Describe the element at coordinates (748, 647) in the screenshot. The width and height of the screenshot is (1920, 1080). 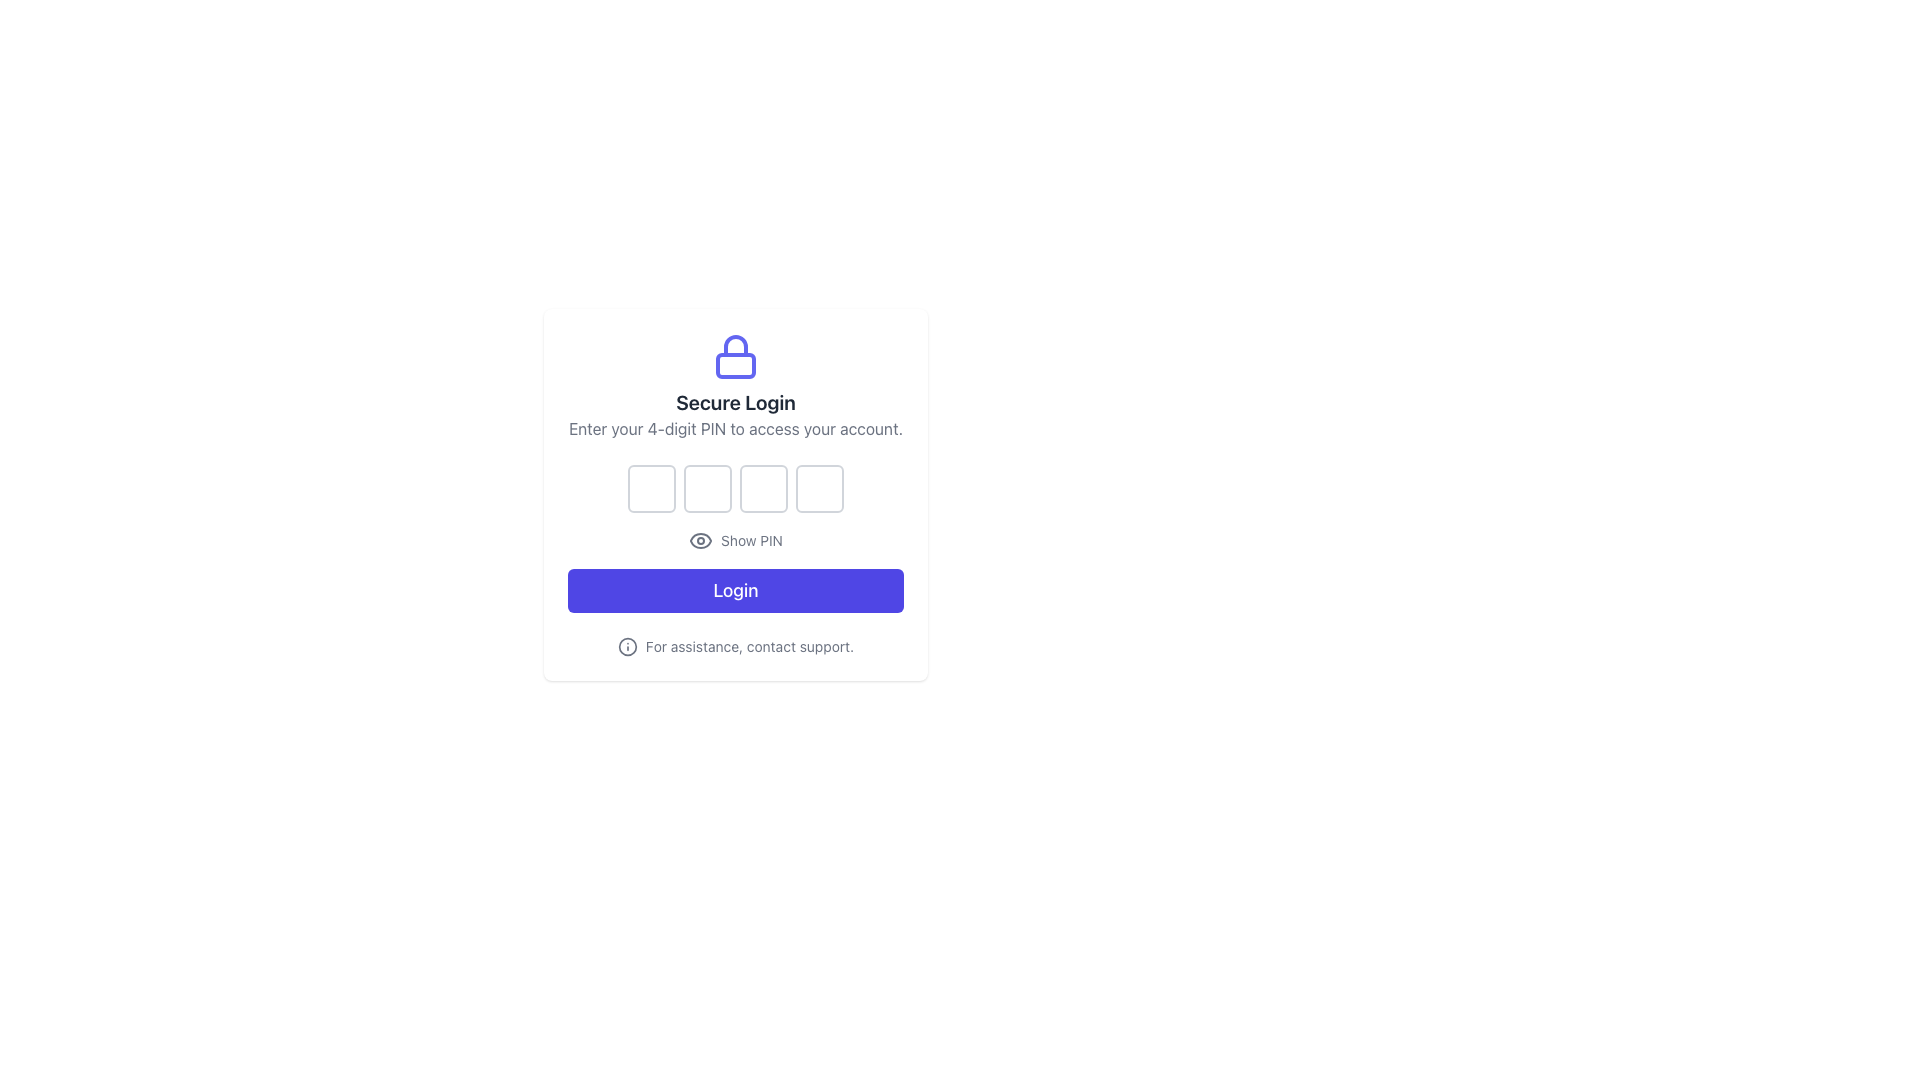
I see `text content of the informational message label located at the bottom right of the login interface, positioned next to the informational icon` at that location.